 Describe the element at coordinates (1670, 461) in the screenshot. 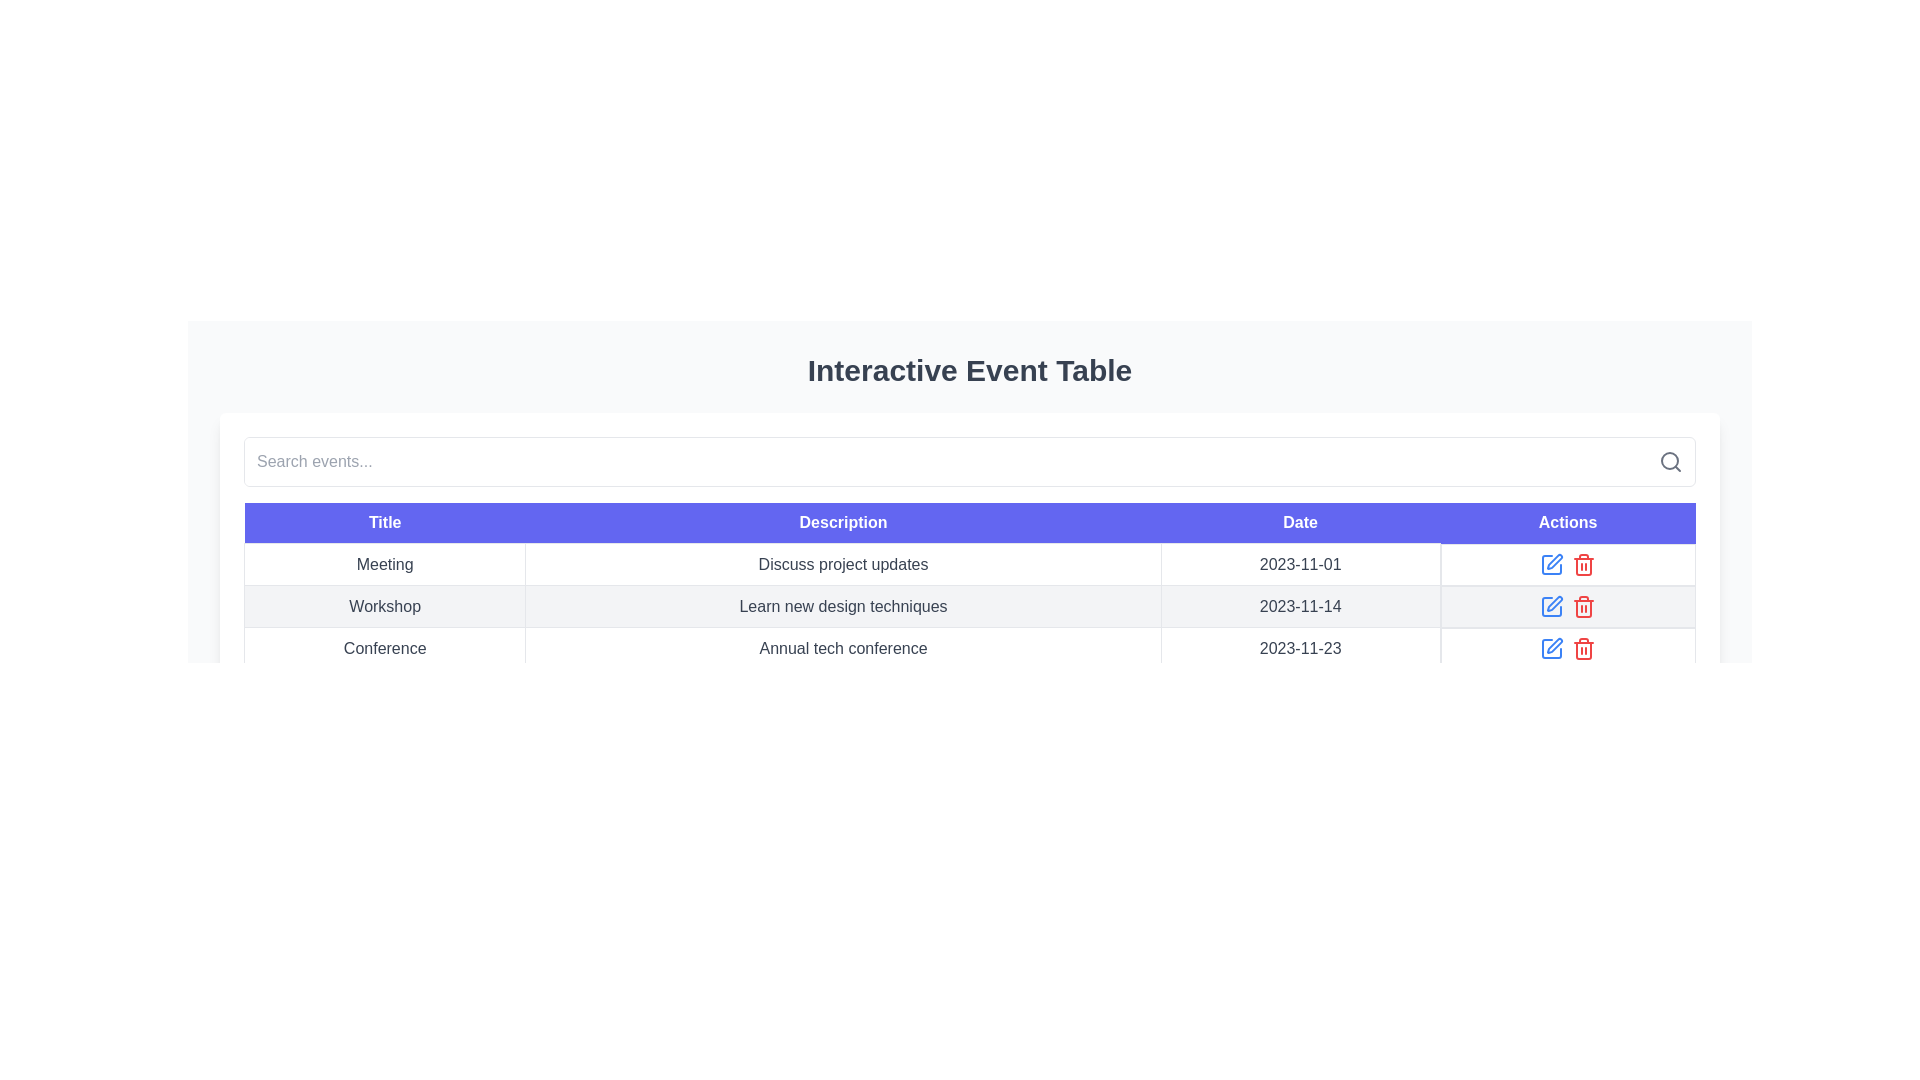

I see `the Circle component located at the center of the magnifying glass icon in the top-right area of the interface` at that location.